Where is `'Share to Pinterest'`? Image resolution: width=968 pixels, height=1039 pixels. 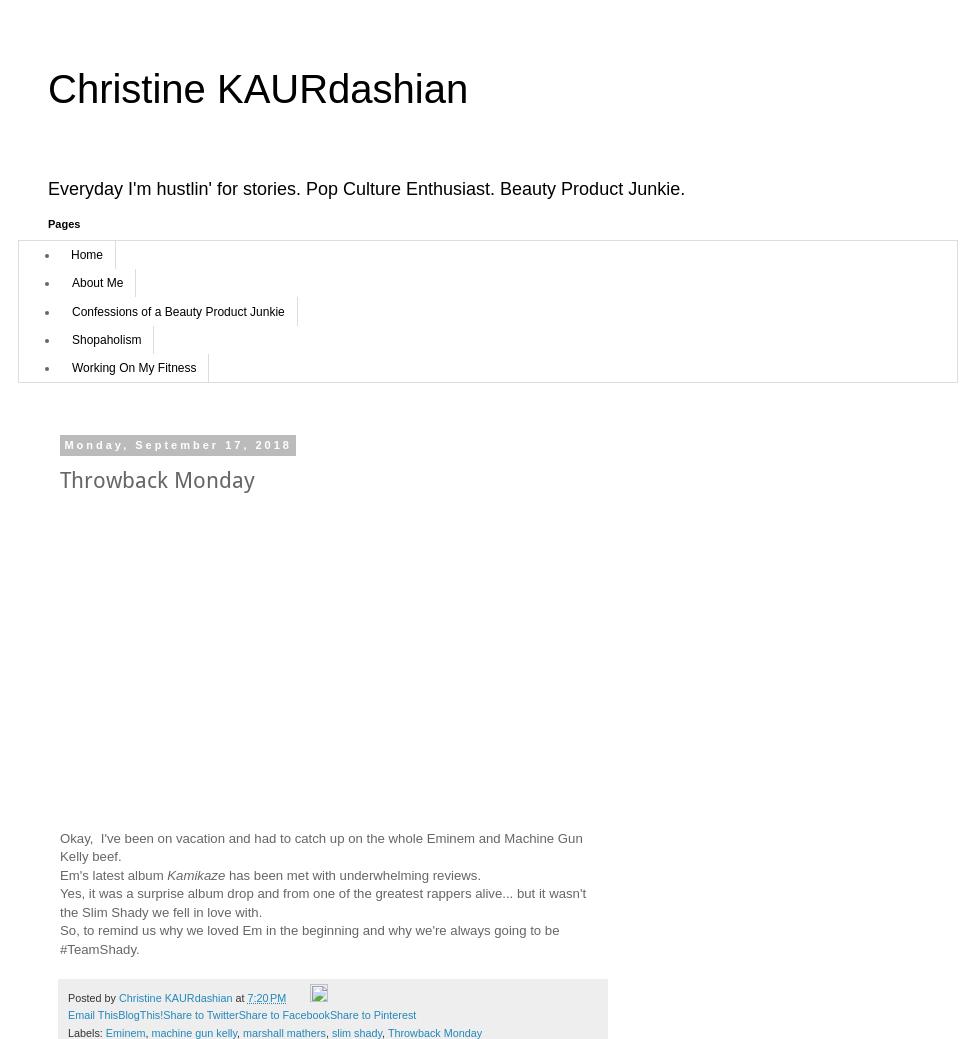 'Share to Pinterest' is located at coordinates (371, 1014).